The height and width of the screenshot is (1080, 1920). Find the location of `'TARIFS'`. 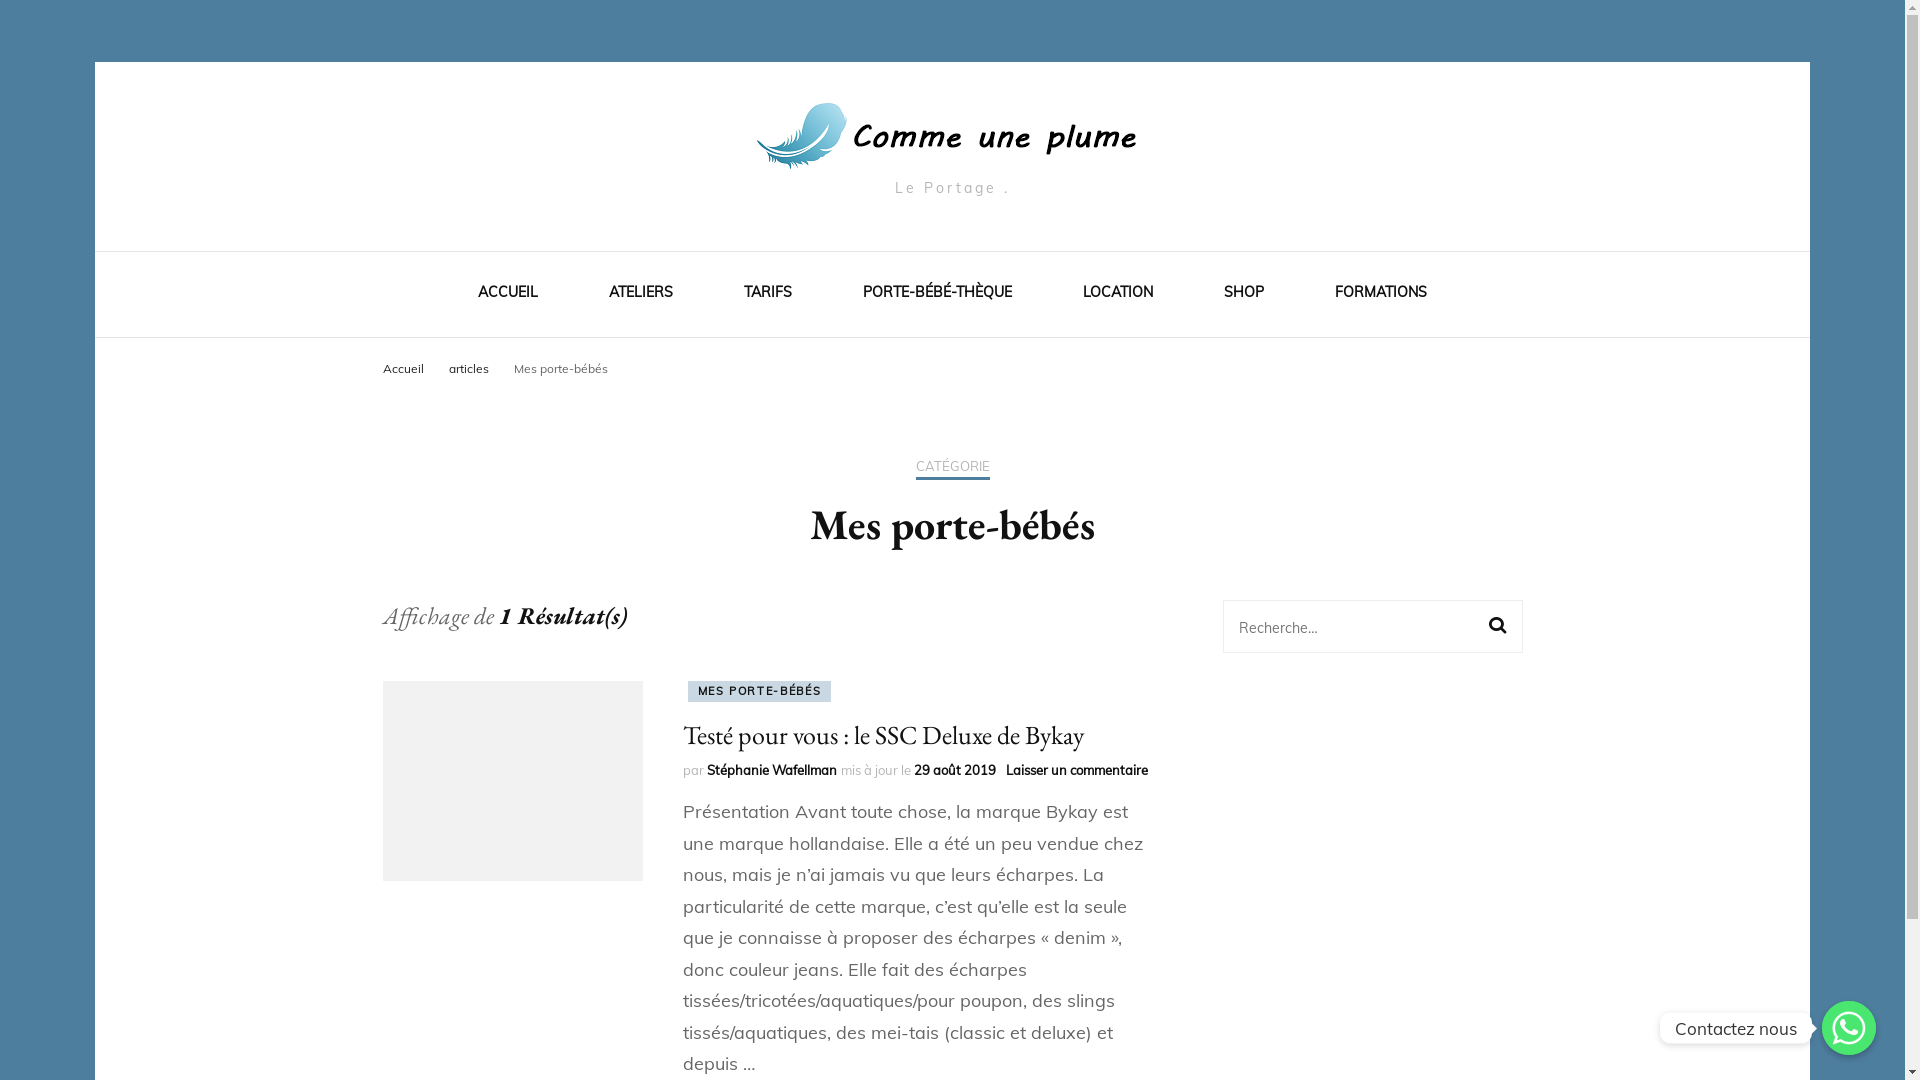

'TARIFS' is located at coordinates (767, 295).